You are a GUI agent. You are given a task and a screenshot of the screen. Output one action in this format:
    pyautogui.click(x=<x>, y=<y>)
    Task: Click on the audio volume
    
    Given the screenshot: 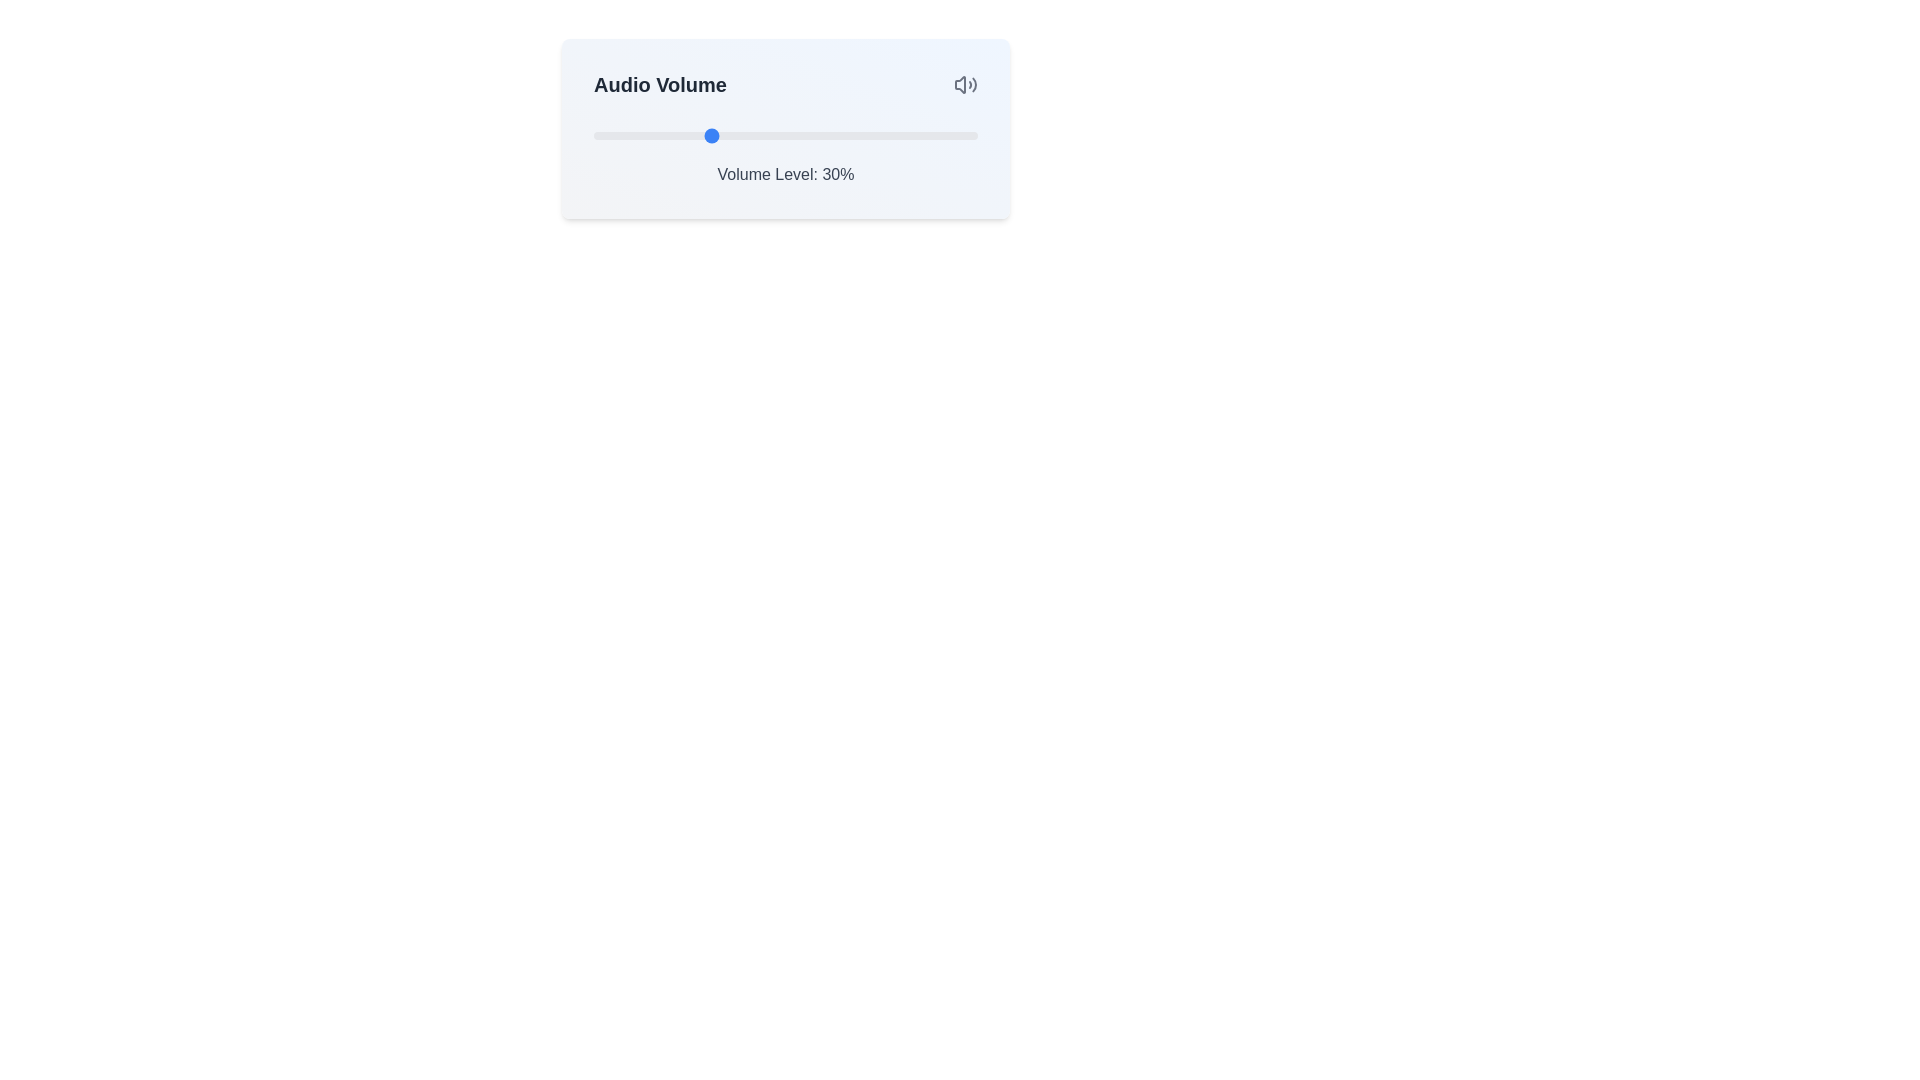 What is the action you would take?
    pyautogui.click(x=862, y=135)
    